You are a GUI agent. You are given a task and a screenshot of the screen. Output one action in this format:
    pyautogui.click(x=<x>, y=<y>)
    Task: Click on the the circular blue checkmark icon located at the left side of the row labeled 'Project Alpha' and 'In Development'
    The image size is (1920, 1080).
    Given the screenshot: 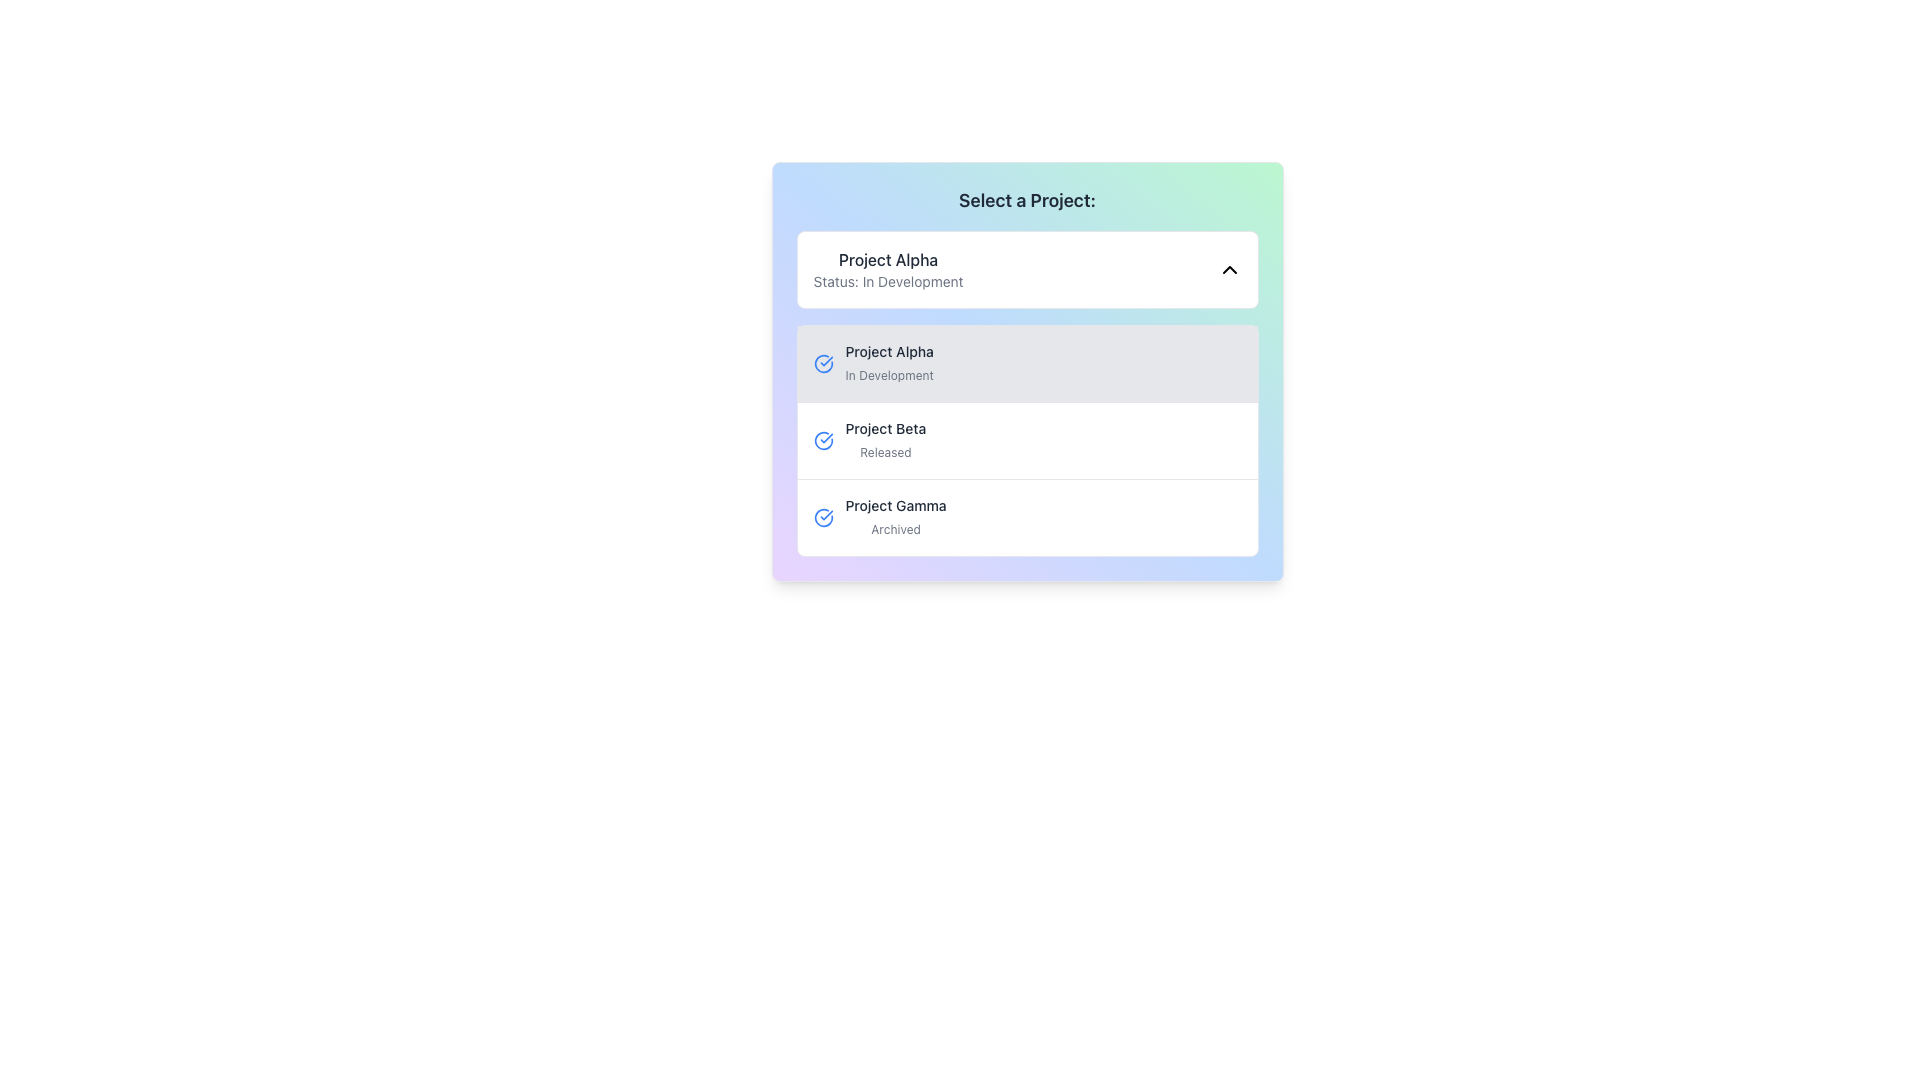 What is the action you would take?
    pyautogui.click(x=823, y=363)
    